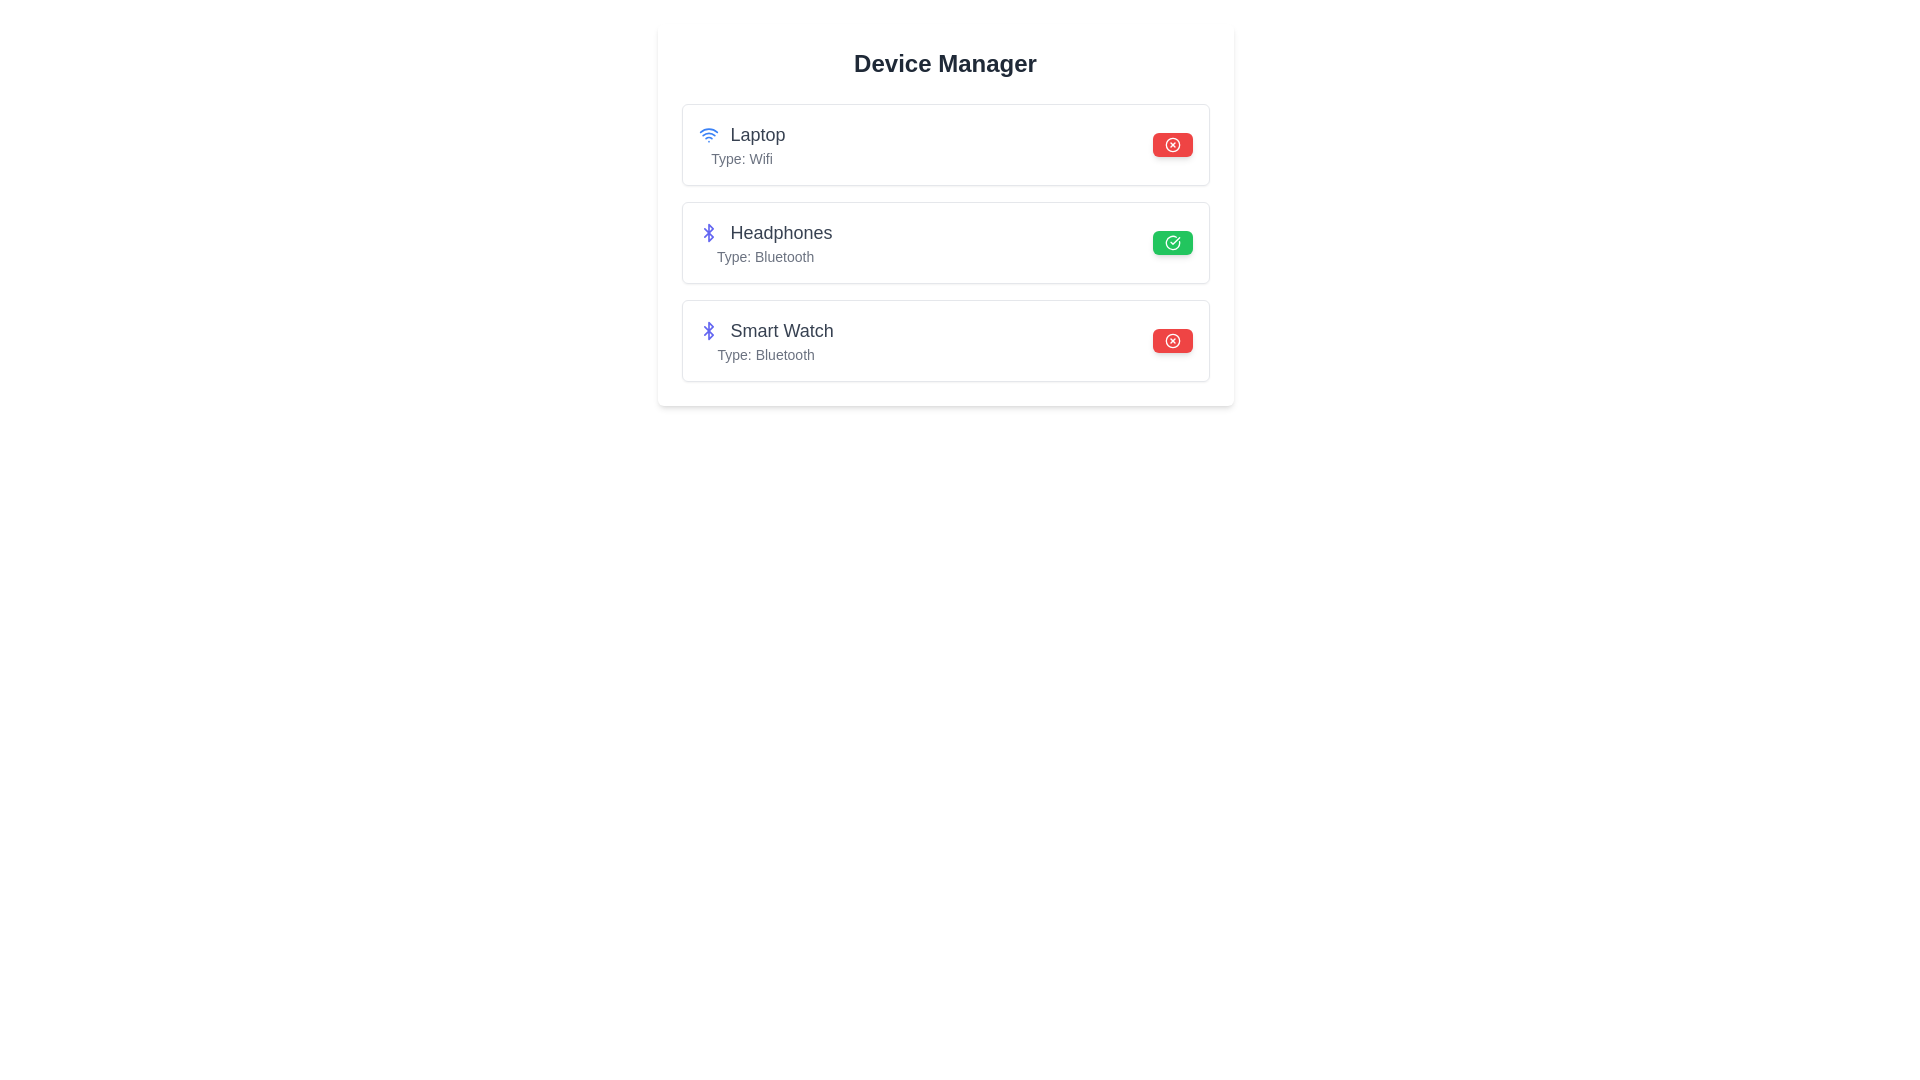  I want to click on the second curved line of the Wi-Fi icon, which is part of the SVG graphic located to the left of the 'Laptop' text under the 'Device Manager' header, so click(708, 130).